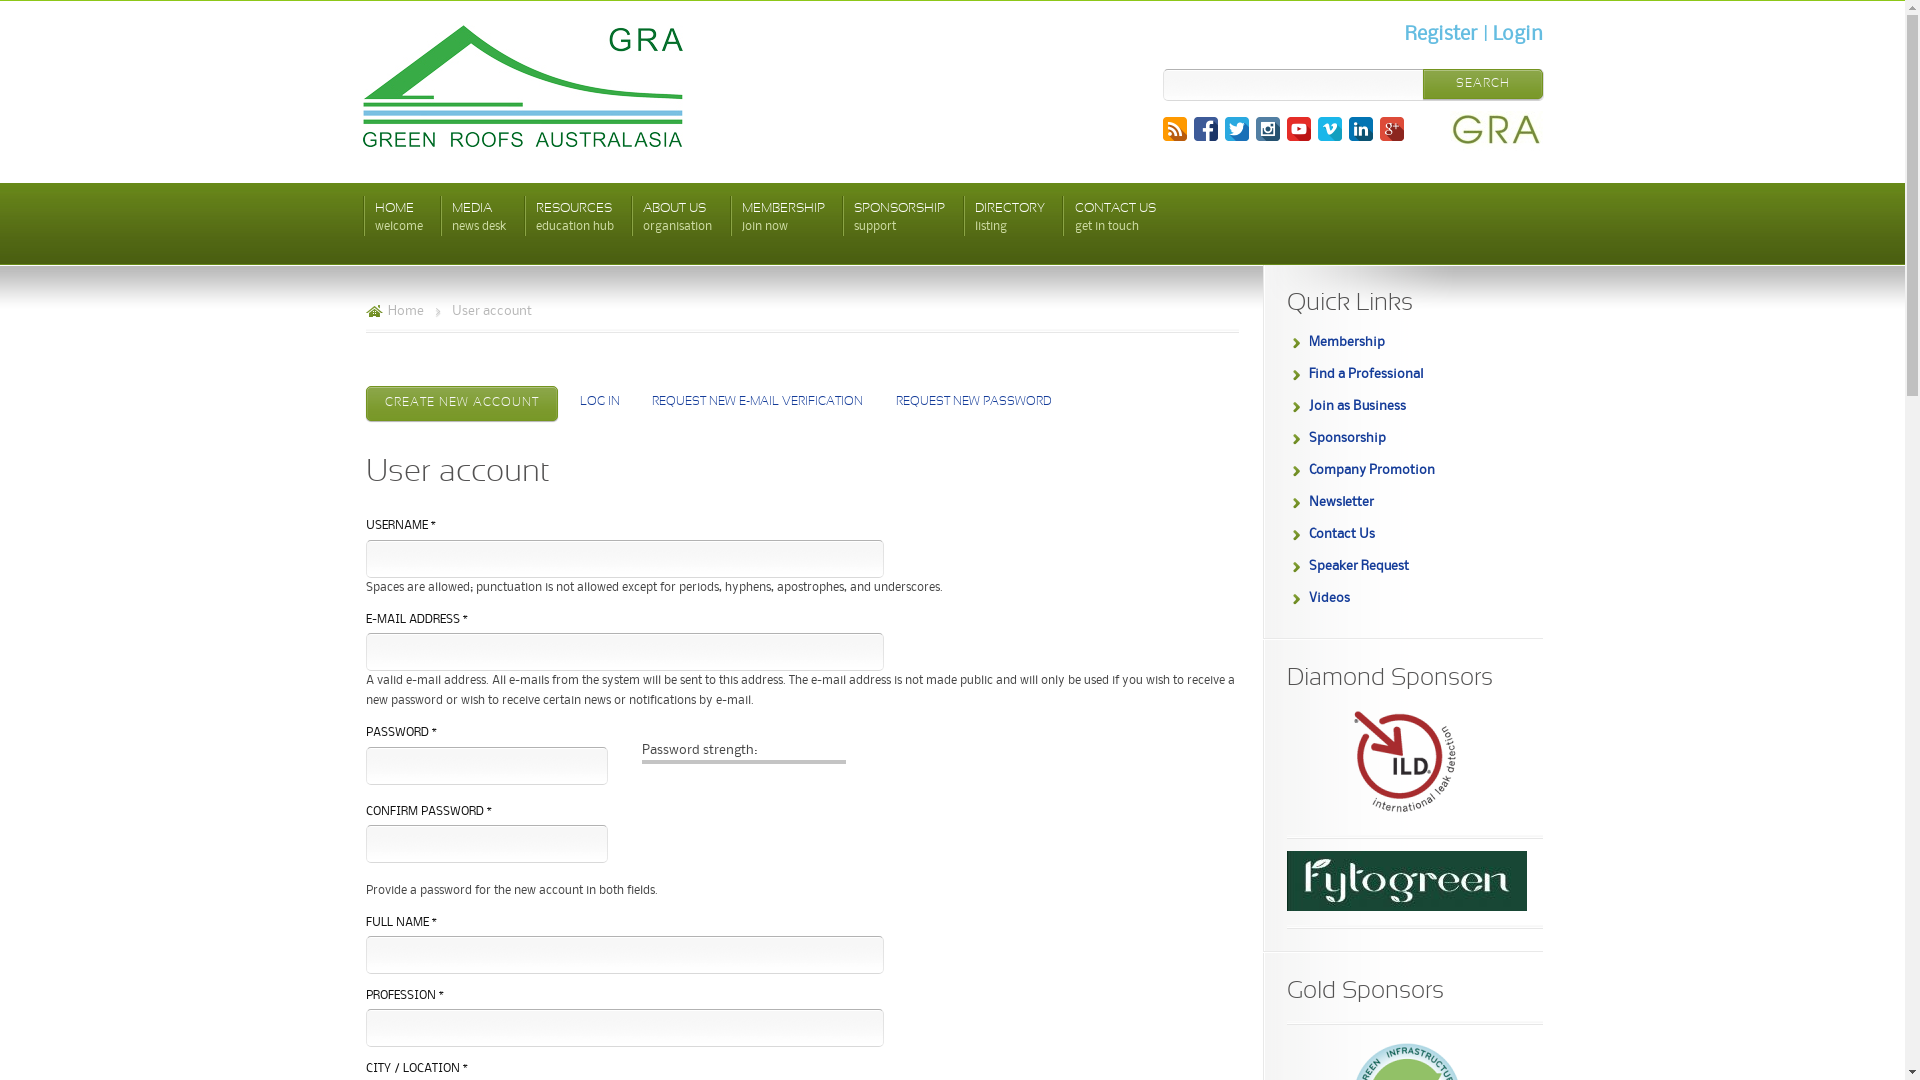 Image resolution: width=1920 pixels, height=1080 pixels. What do you see at coordinates (1223, 131) in the screenshot?
I see `'Twitter'` at bounding box center [1223, 131].